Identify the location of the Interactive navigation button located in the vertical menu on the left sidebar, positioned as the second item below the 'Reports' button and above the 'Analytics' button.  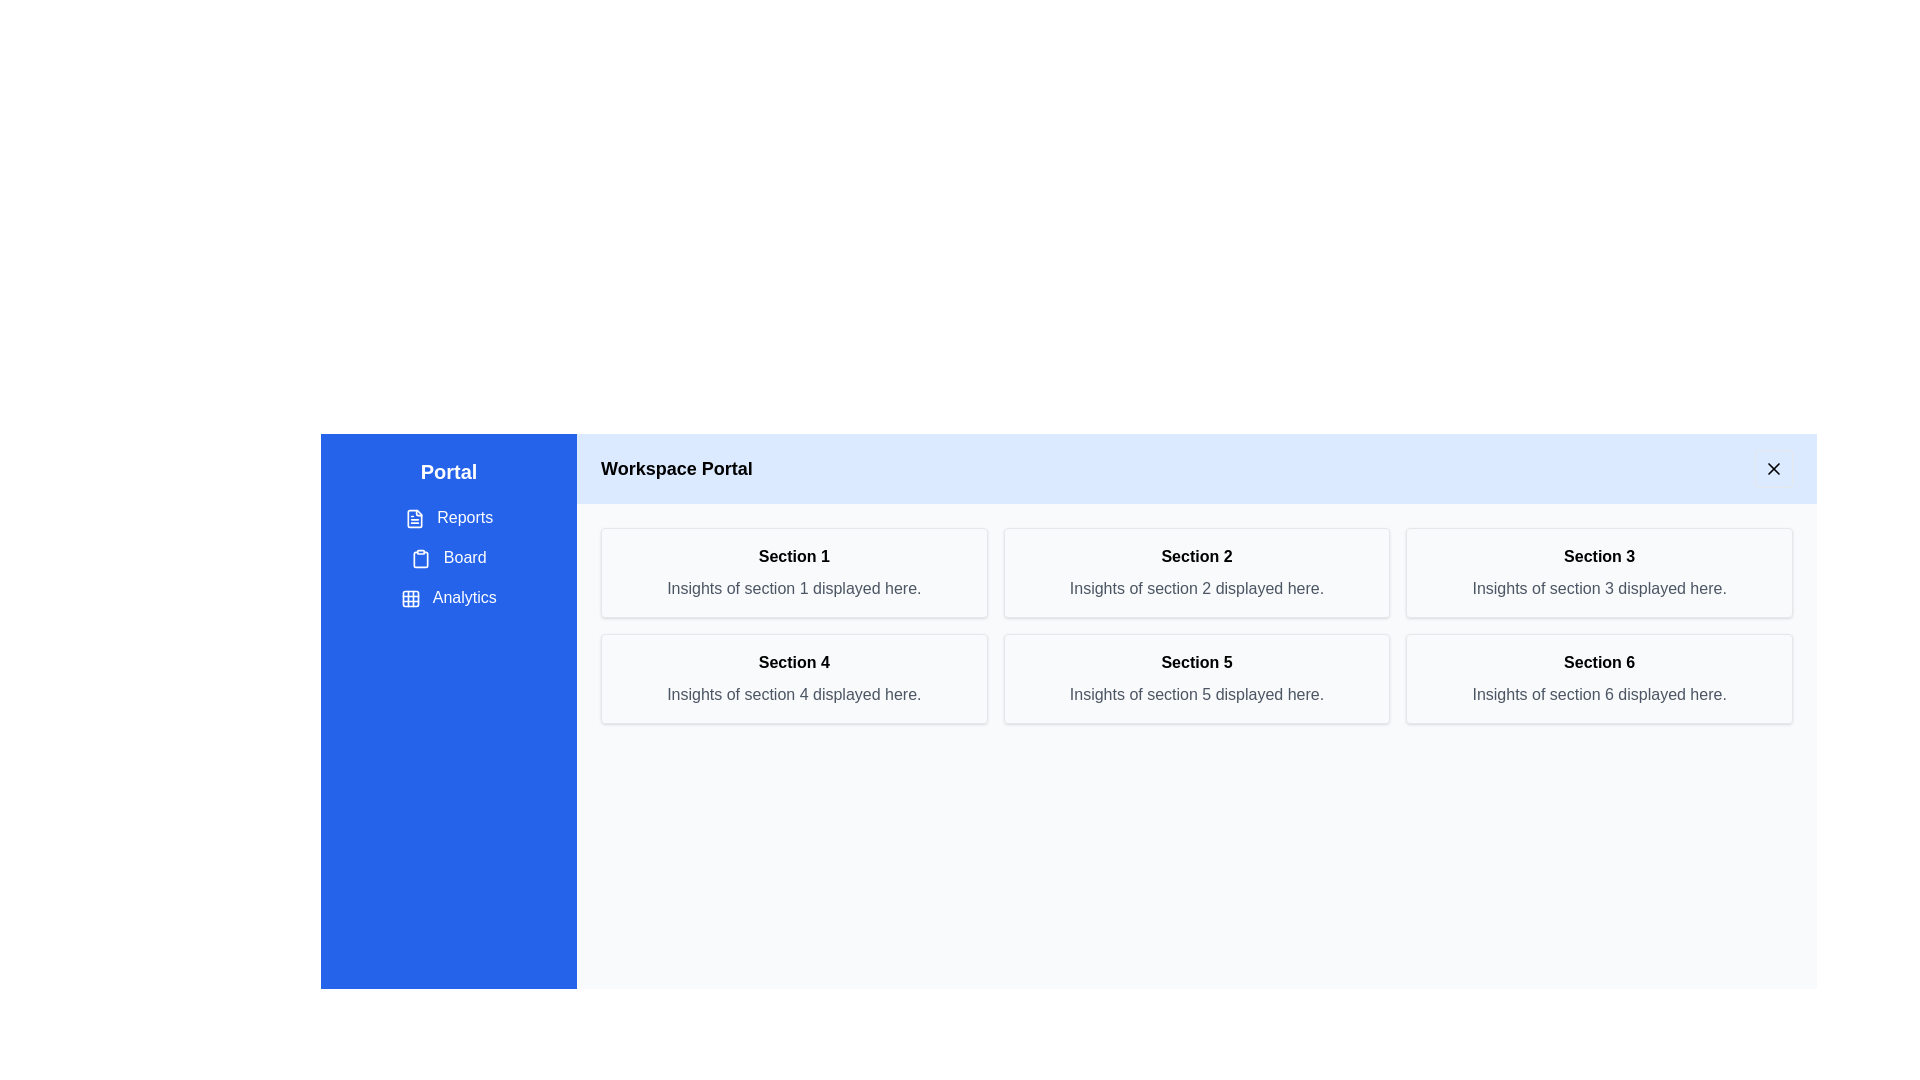
(448, 558).